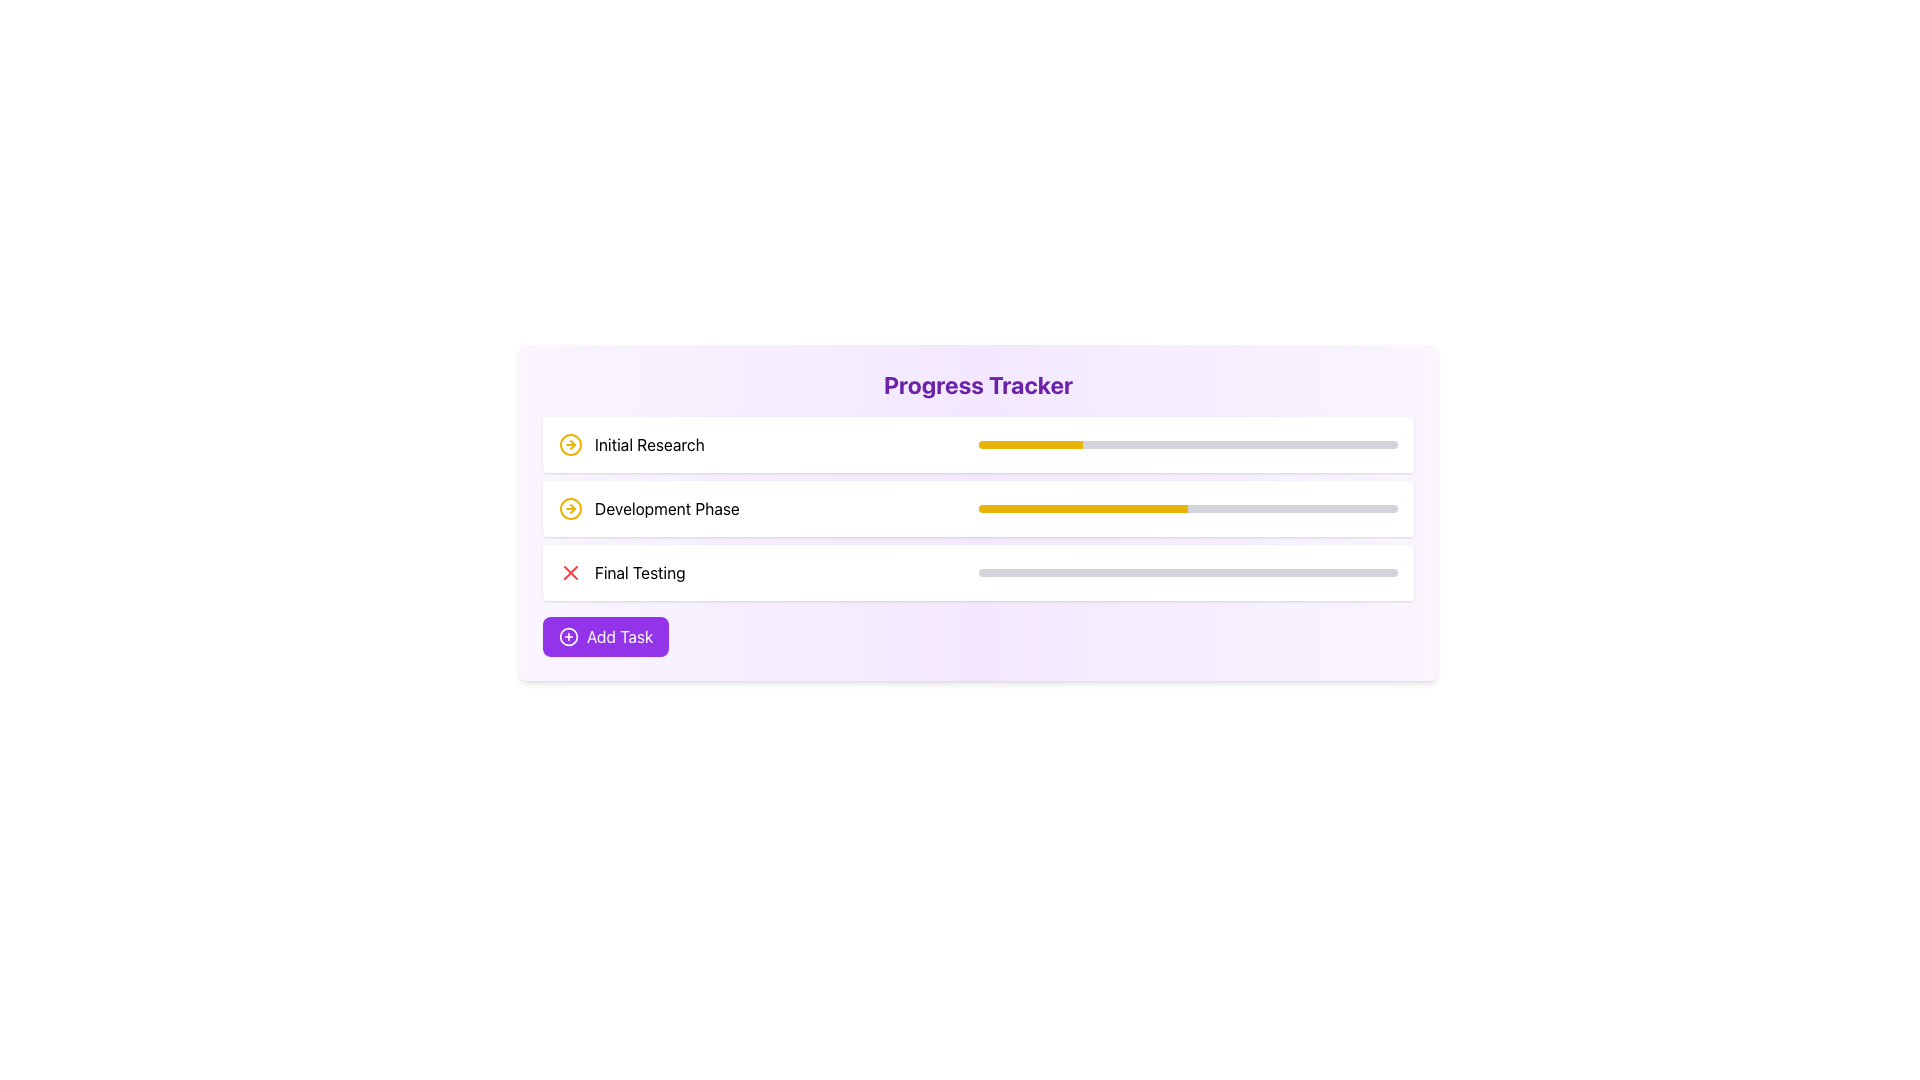  I want to click on the leftmost icon that indicates the option to remove or abort the task labeled 'Final Testing', positioned in the bottom-most list item, so click(570, 573).